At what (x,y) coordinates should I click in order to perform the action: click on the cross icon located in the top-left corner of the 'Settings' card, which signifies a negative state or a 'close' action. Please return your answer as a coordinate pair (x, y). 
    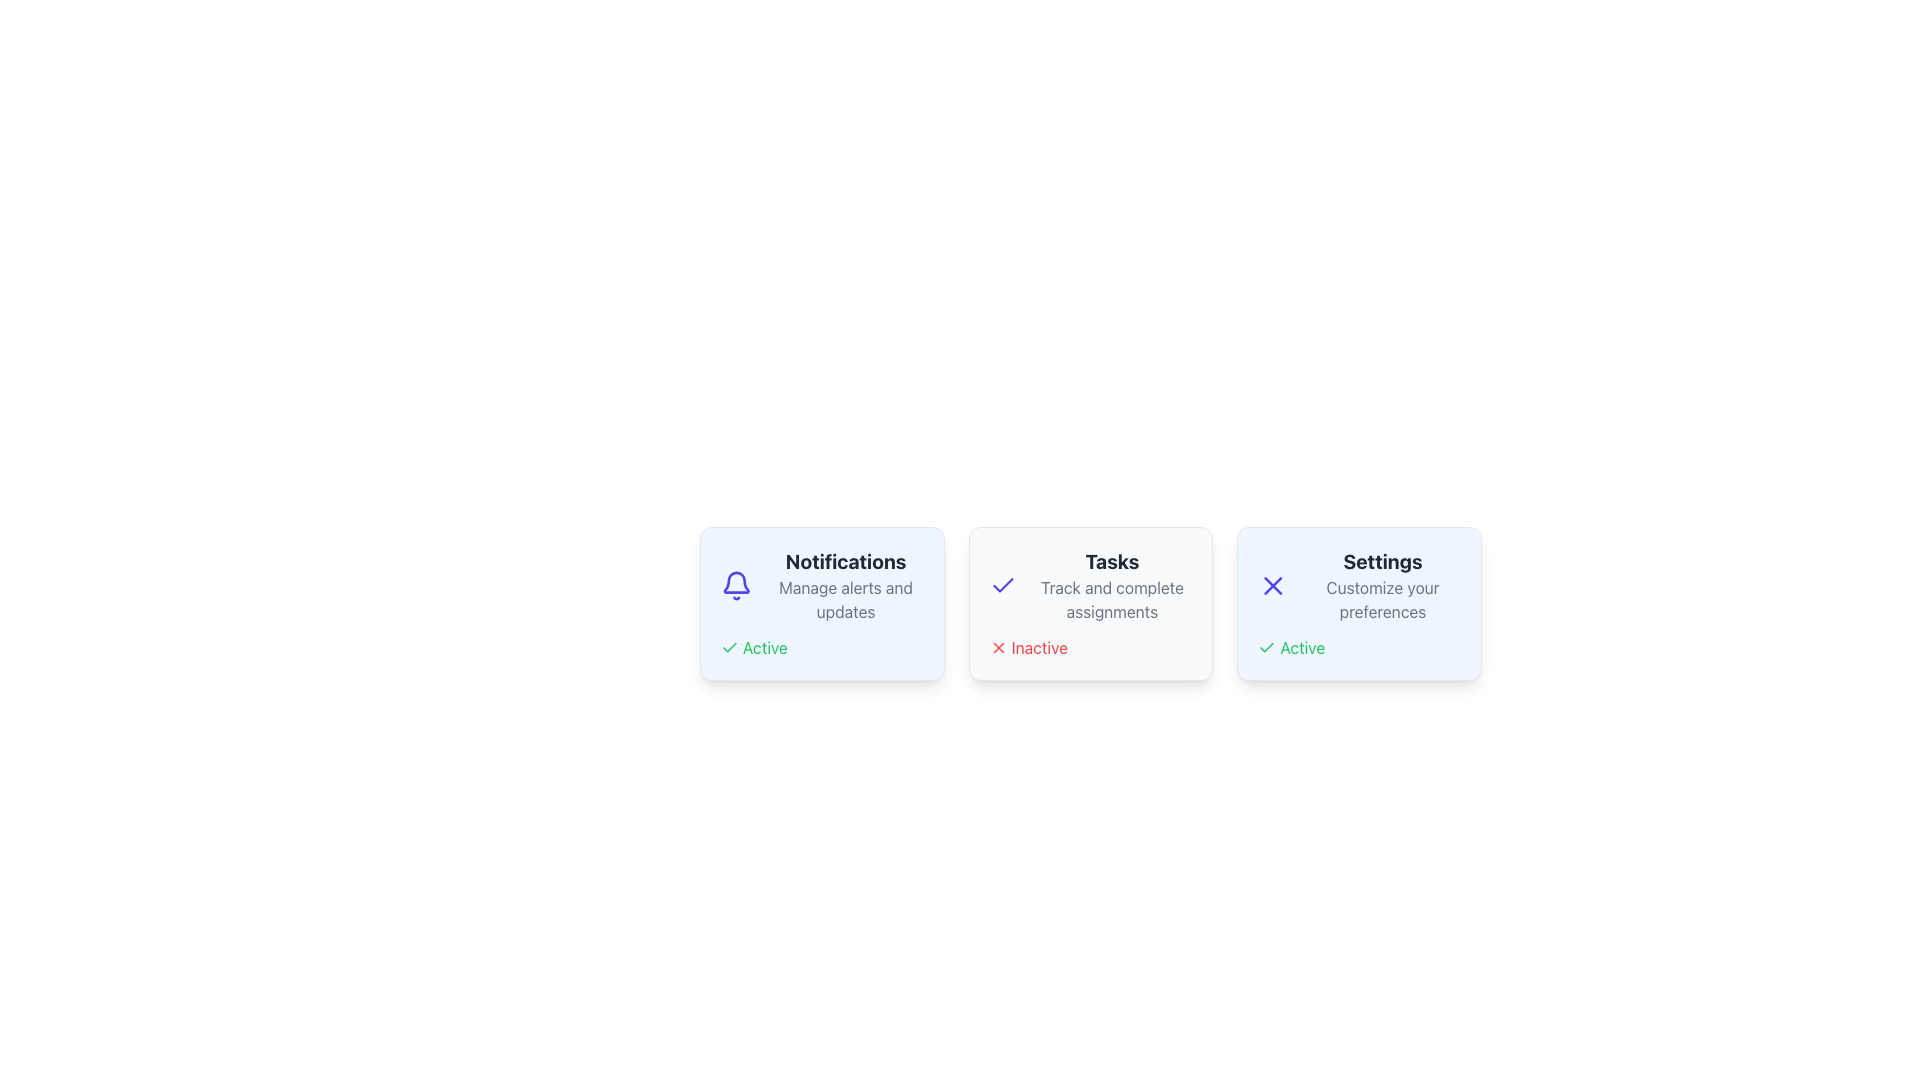
    Looking at the image, I should click on (1272, 585).